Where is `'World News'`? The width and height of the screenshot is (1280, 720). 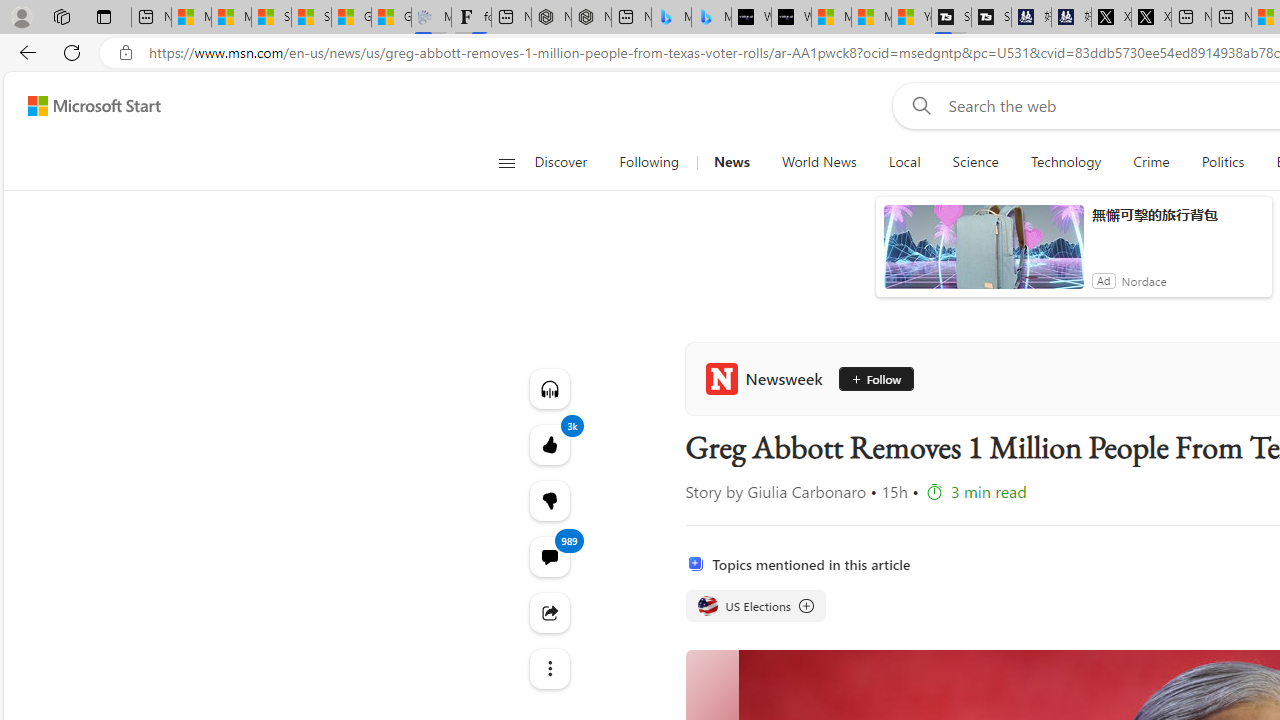
'World News' is located at coordinates (819, 162).